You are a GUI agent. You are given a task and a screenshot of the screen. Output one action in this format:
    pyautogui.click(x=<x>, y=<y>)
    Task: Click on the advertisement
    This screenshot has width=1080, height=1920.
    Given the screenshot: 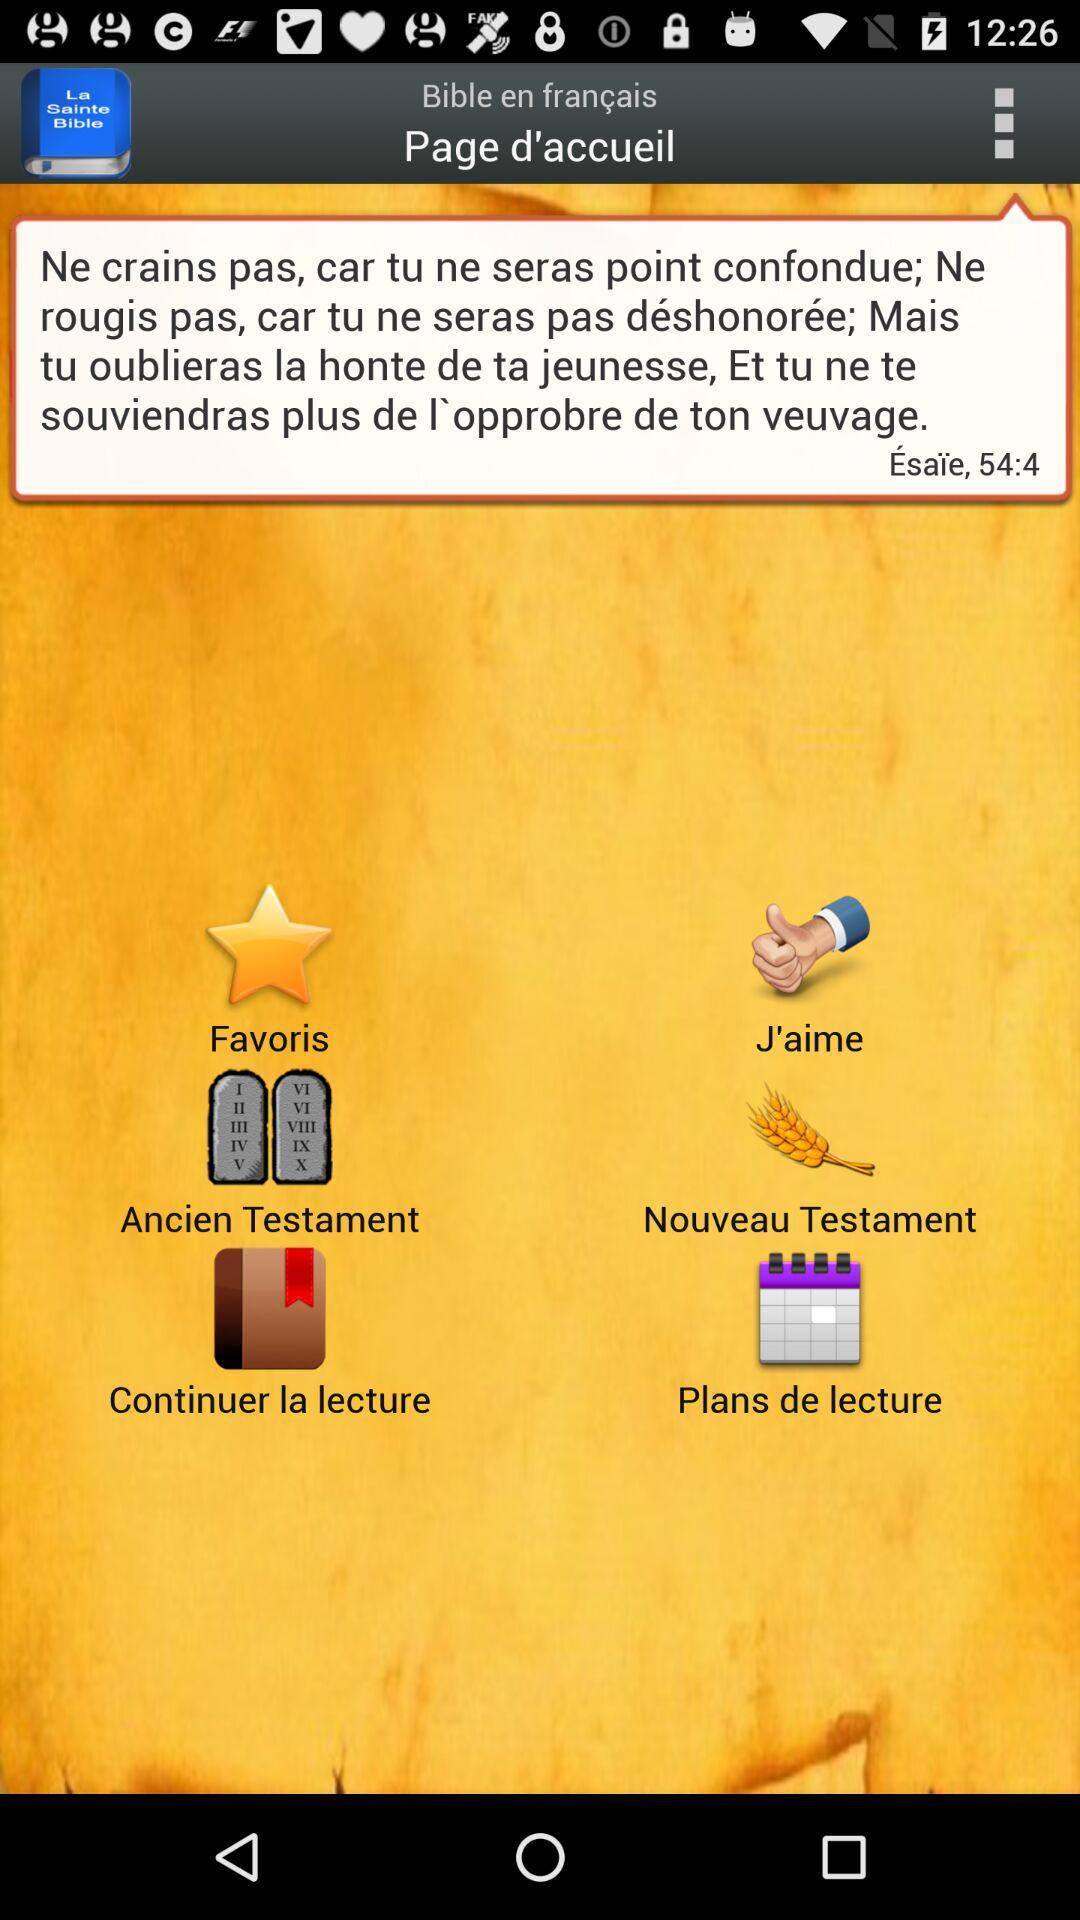 What is the action you would take?
    pyautogui.click(x=808, y=1127)
    